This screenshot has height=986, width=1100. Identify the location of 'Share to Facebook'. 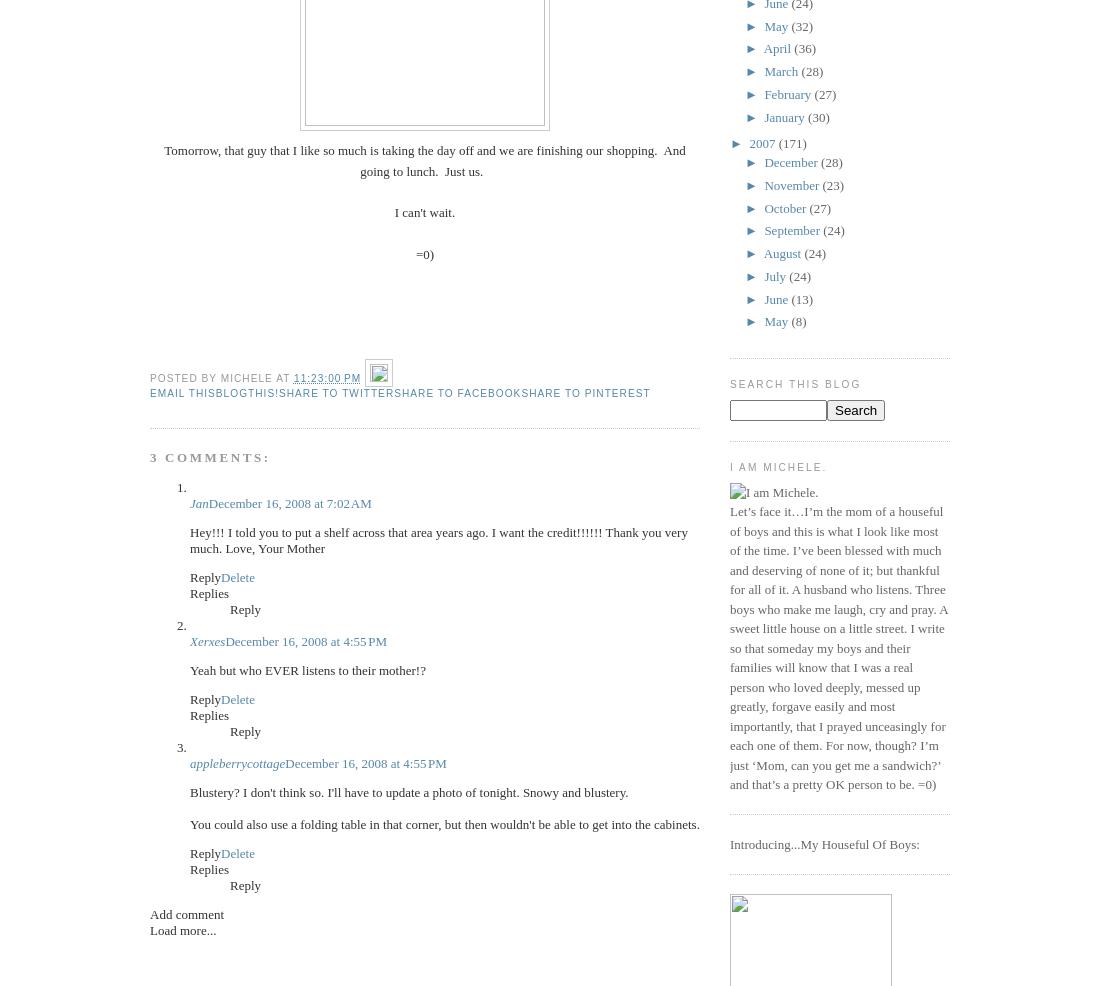
(456, 391).